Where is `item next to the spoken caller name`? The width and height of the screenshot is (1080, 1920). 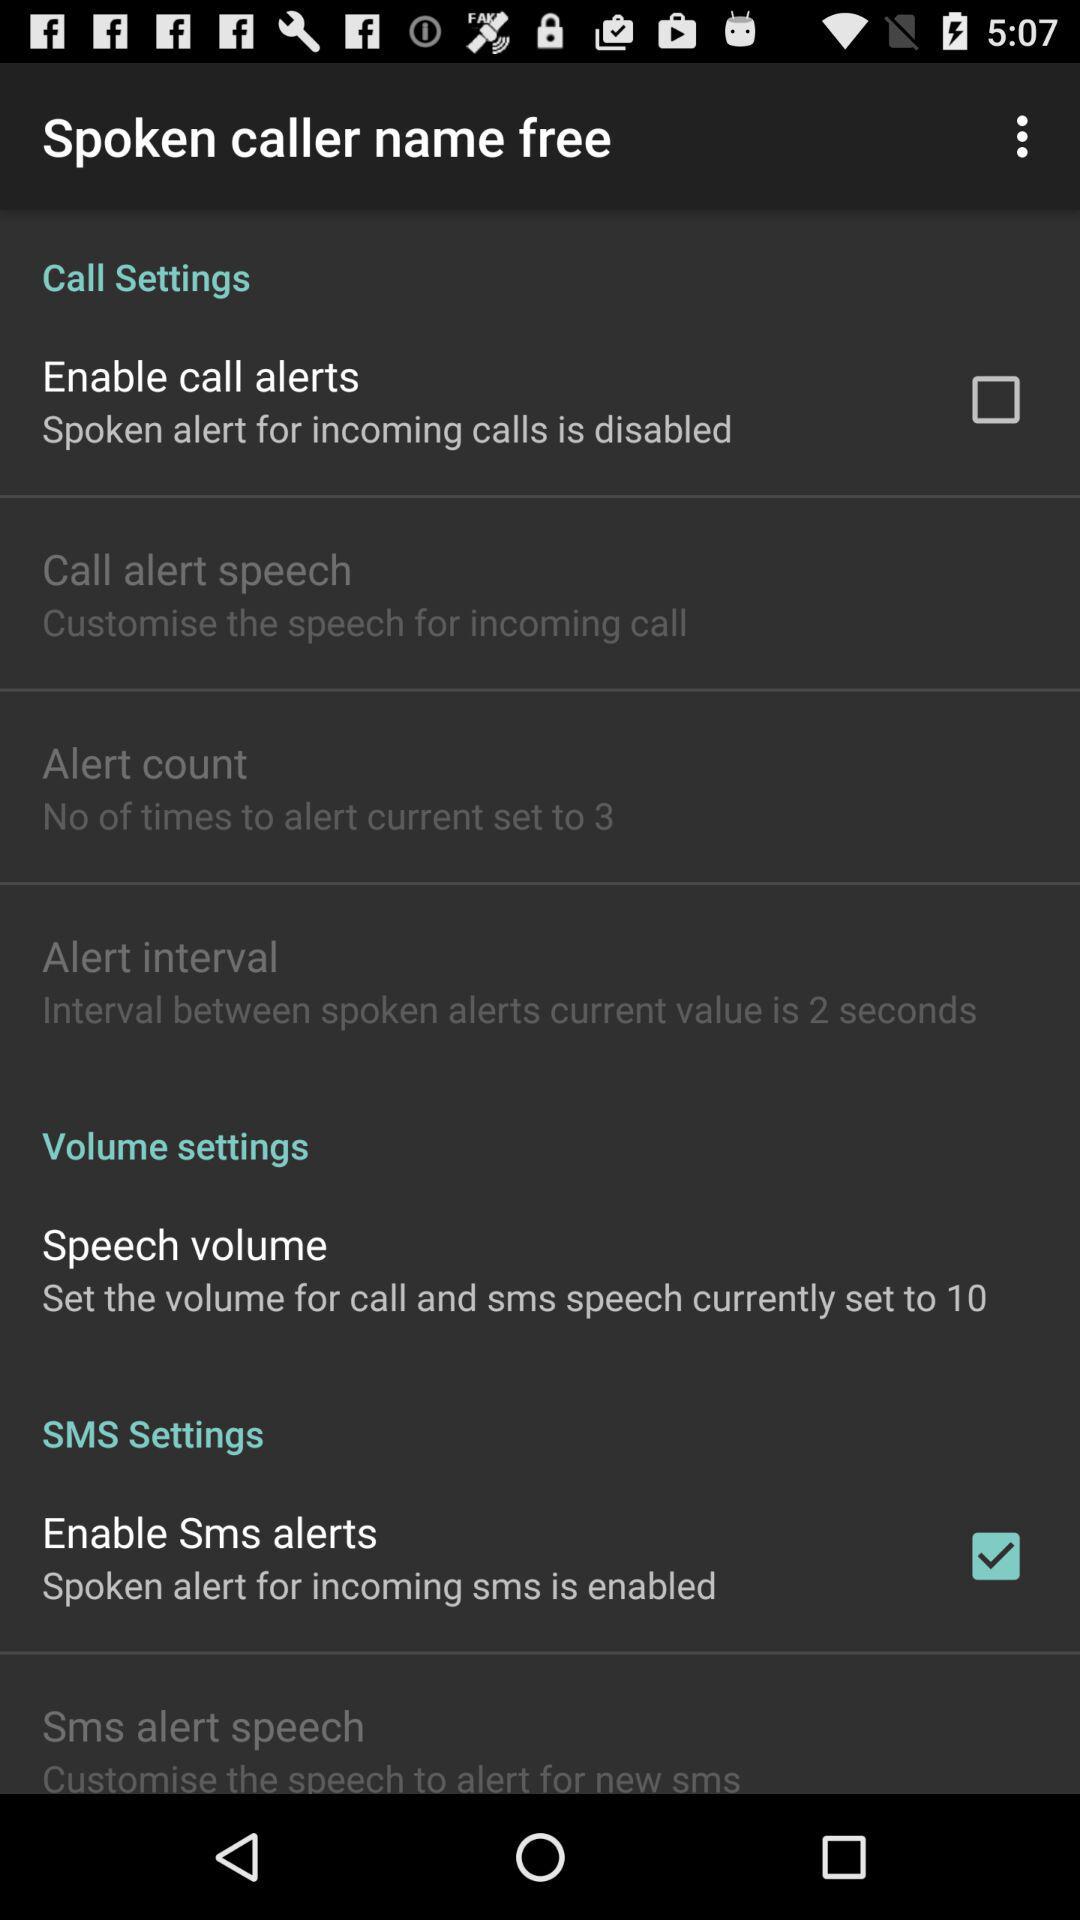
item next to the spoken caller name is located at coordinates (1027, 135).